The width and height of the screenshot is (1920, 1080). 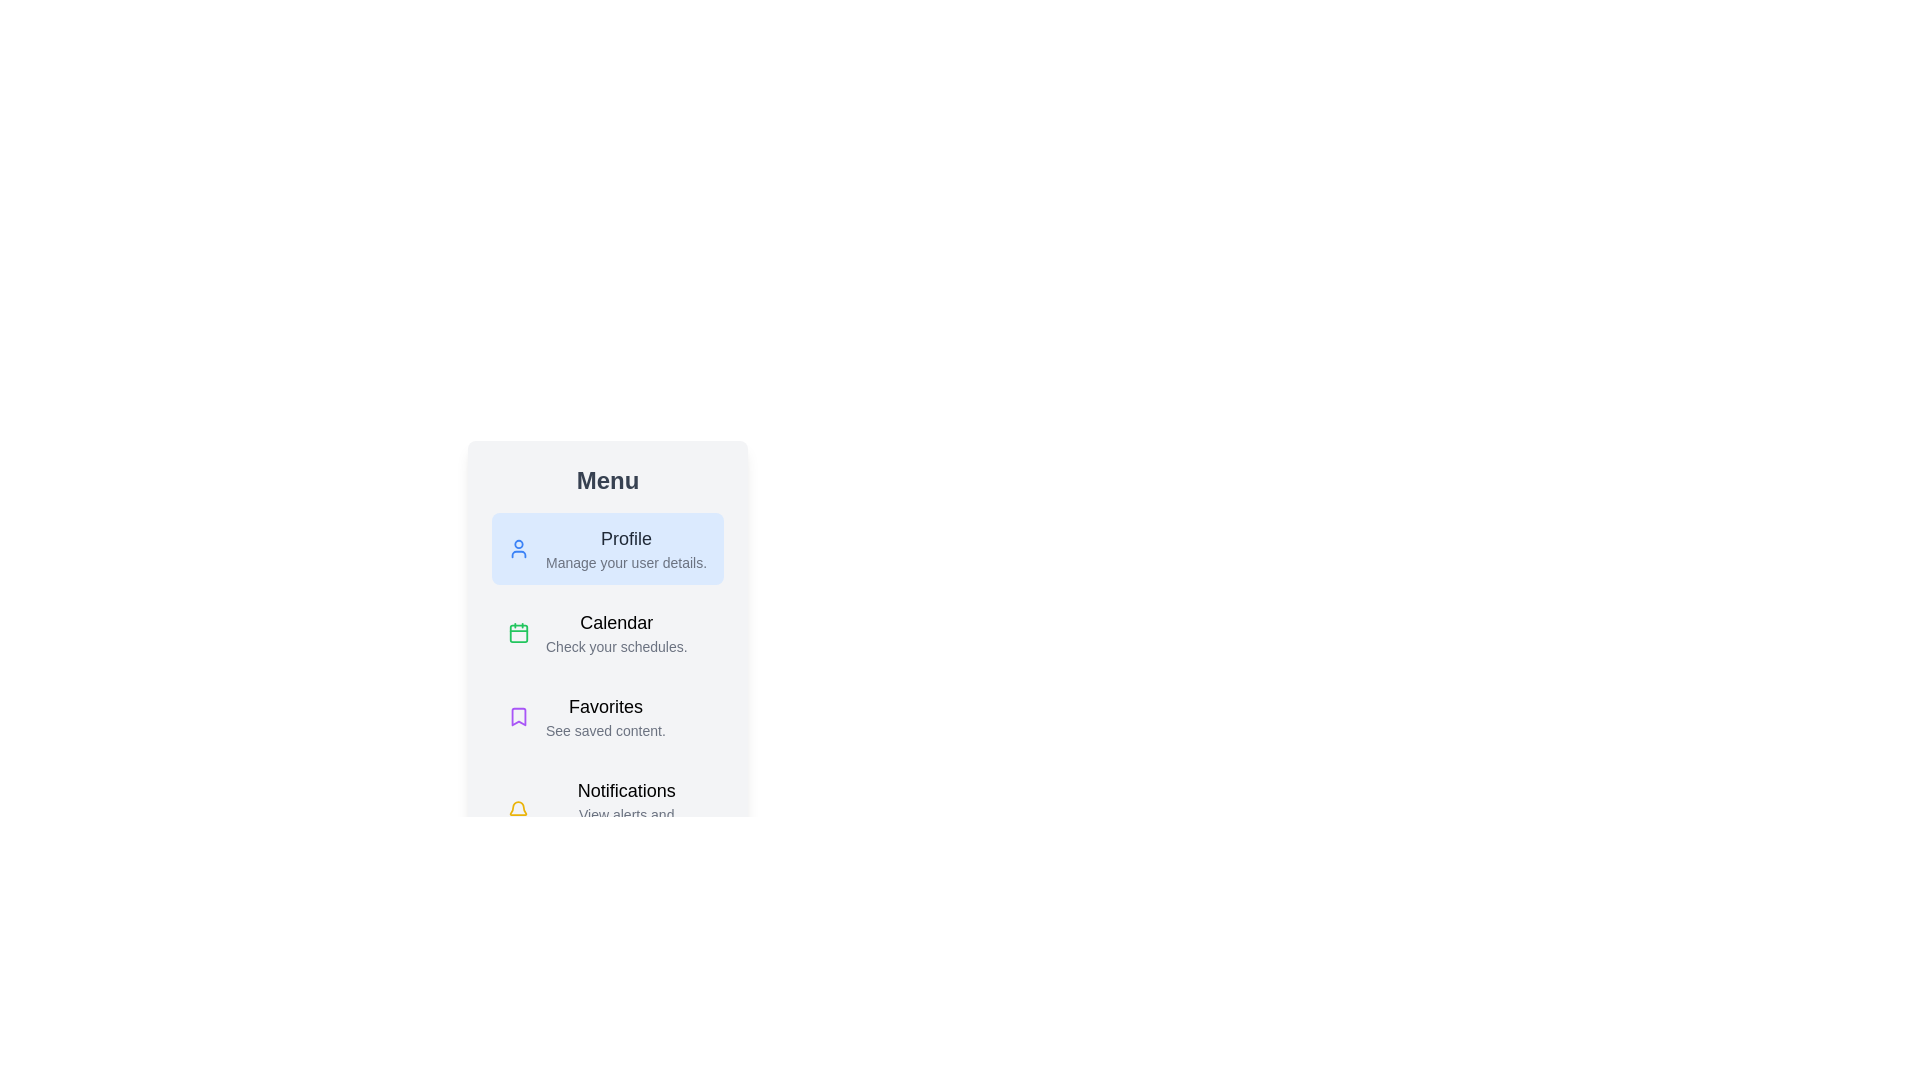 I want to click on the menu item labeled Favorites by clicking on it, so click(x=607, y=716).